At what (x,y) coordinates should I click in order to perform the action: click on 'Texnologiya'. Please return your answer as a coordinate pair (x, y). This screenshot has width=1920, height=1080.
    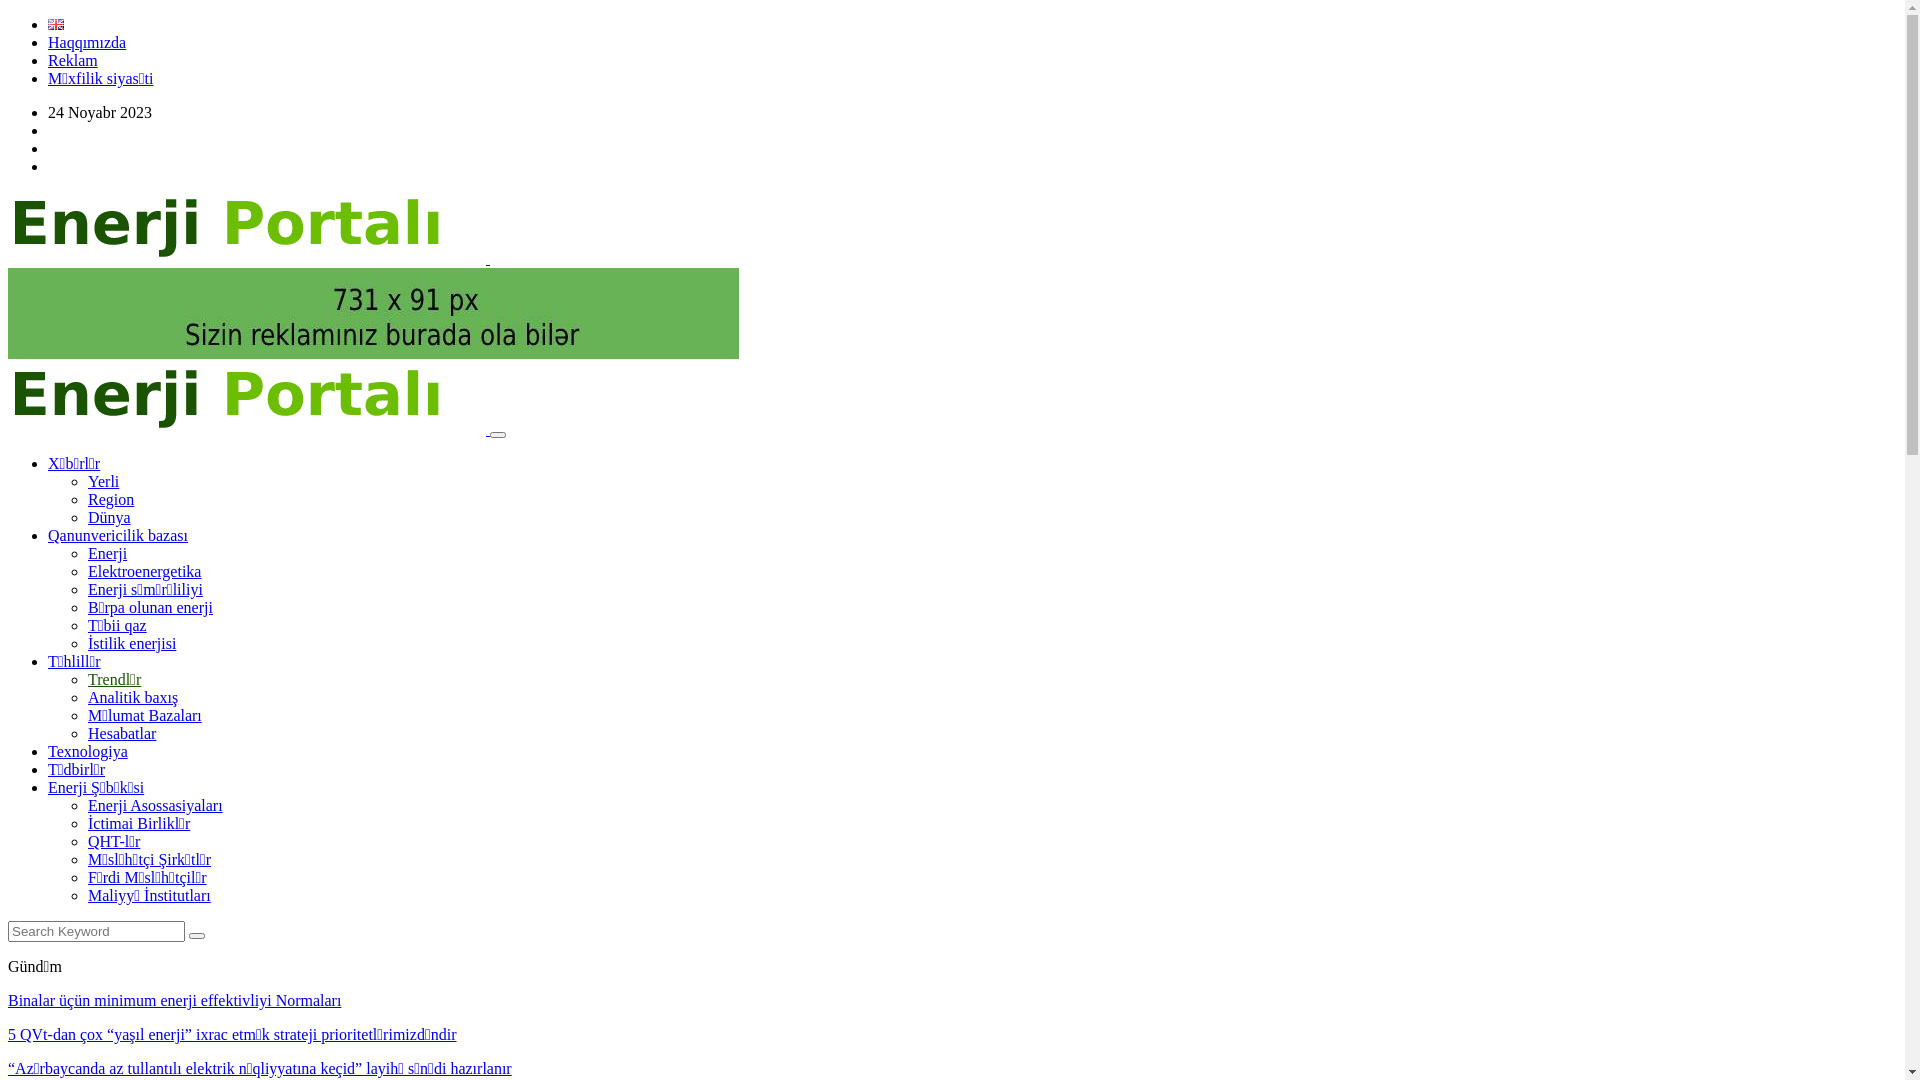
    Looking at the image, I should click on (86, 751).